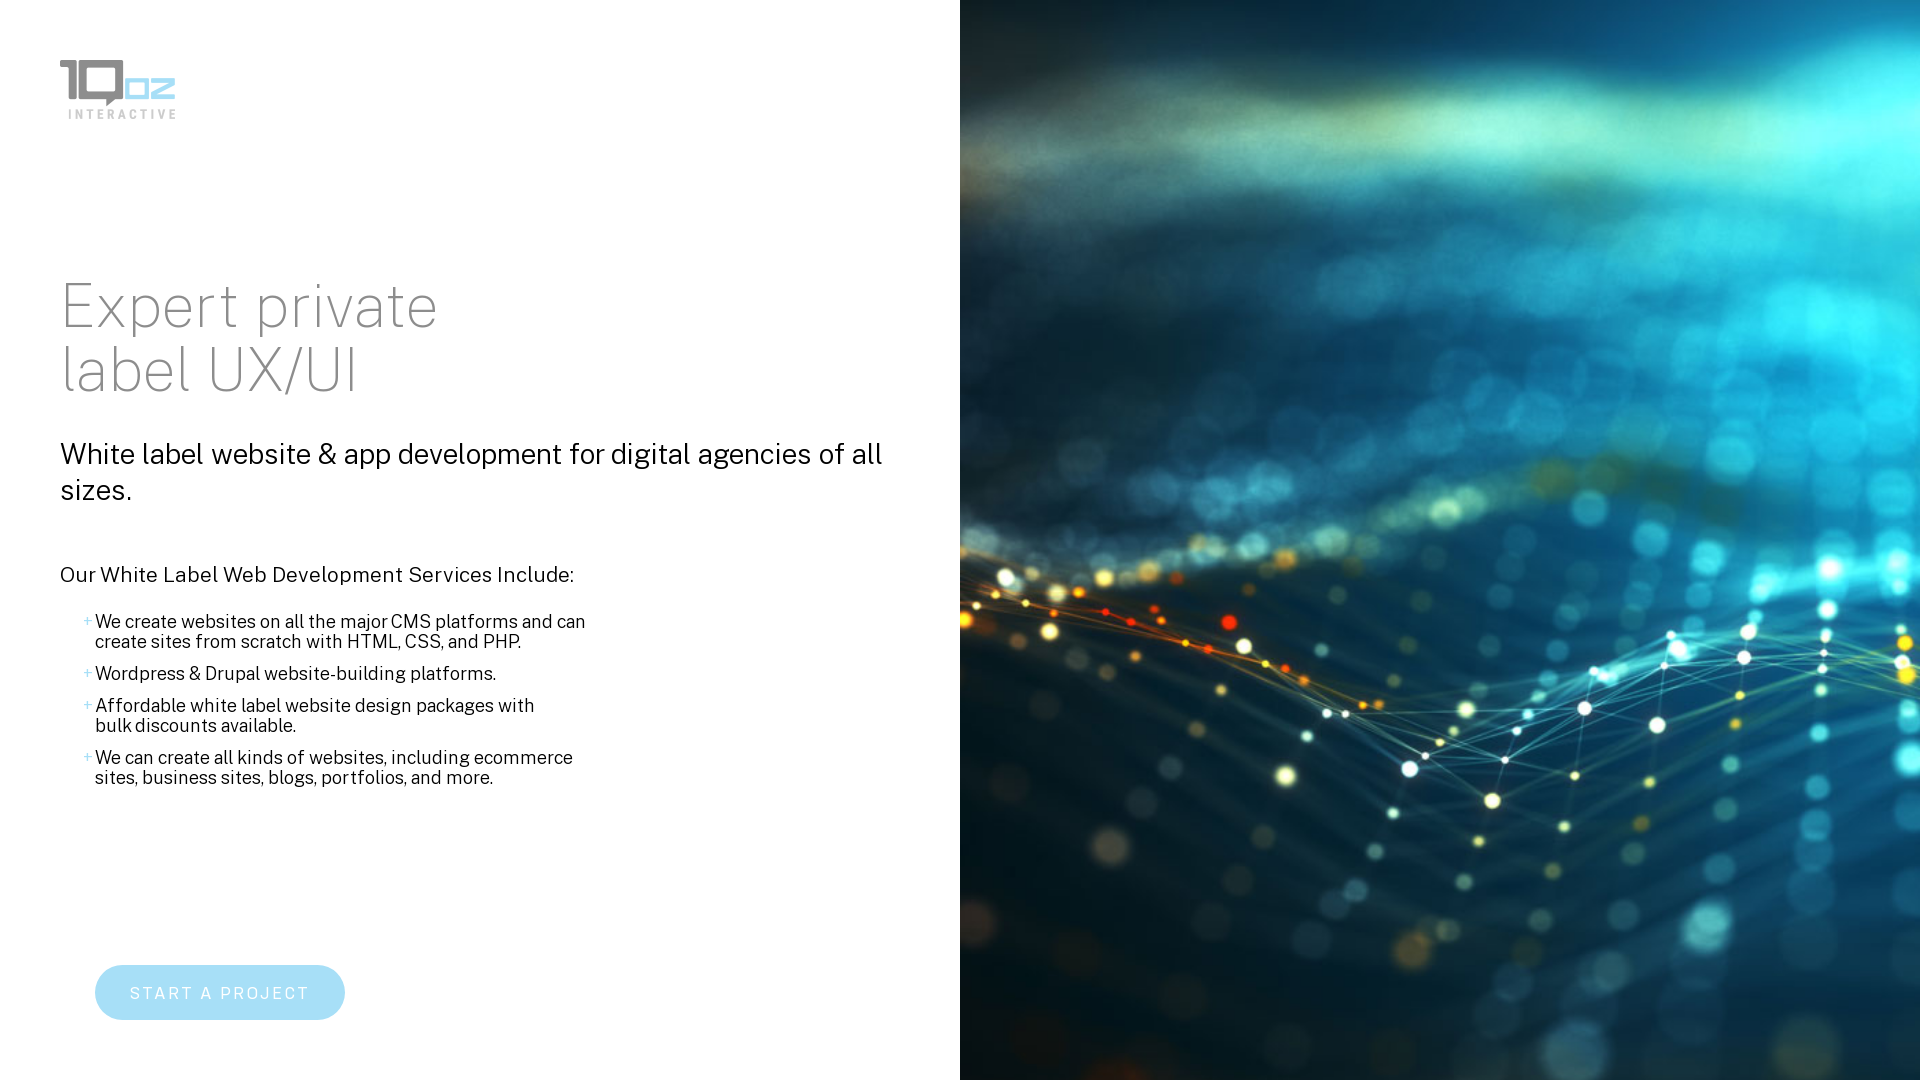 This screenshot has height=1080, width=1920. What do you see at coordinates (94, 992) in the screenshot?
I see `'START A PROJECT'` at bounding box center [94, 992].